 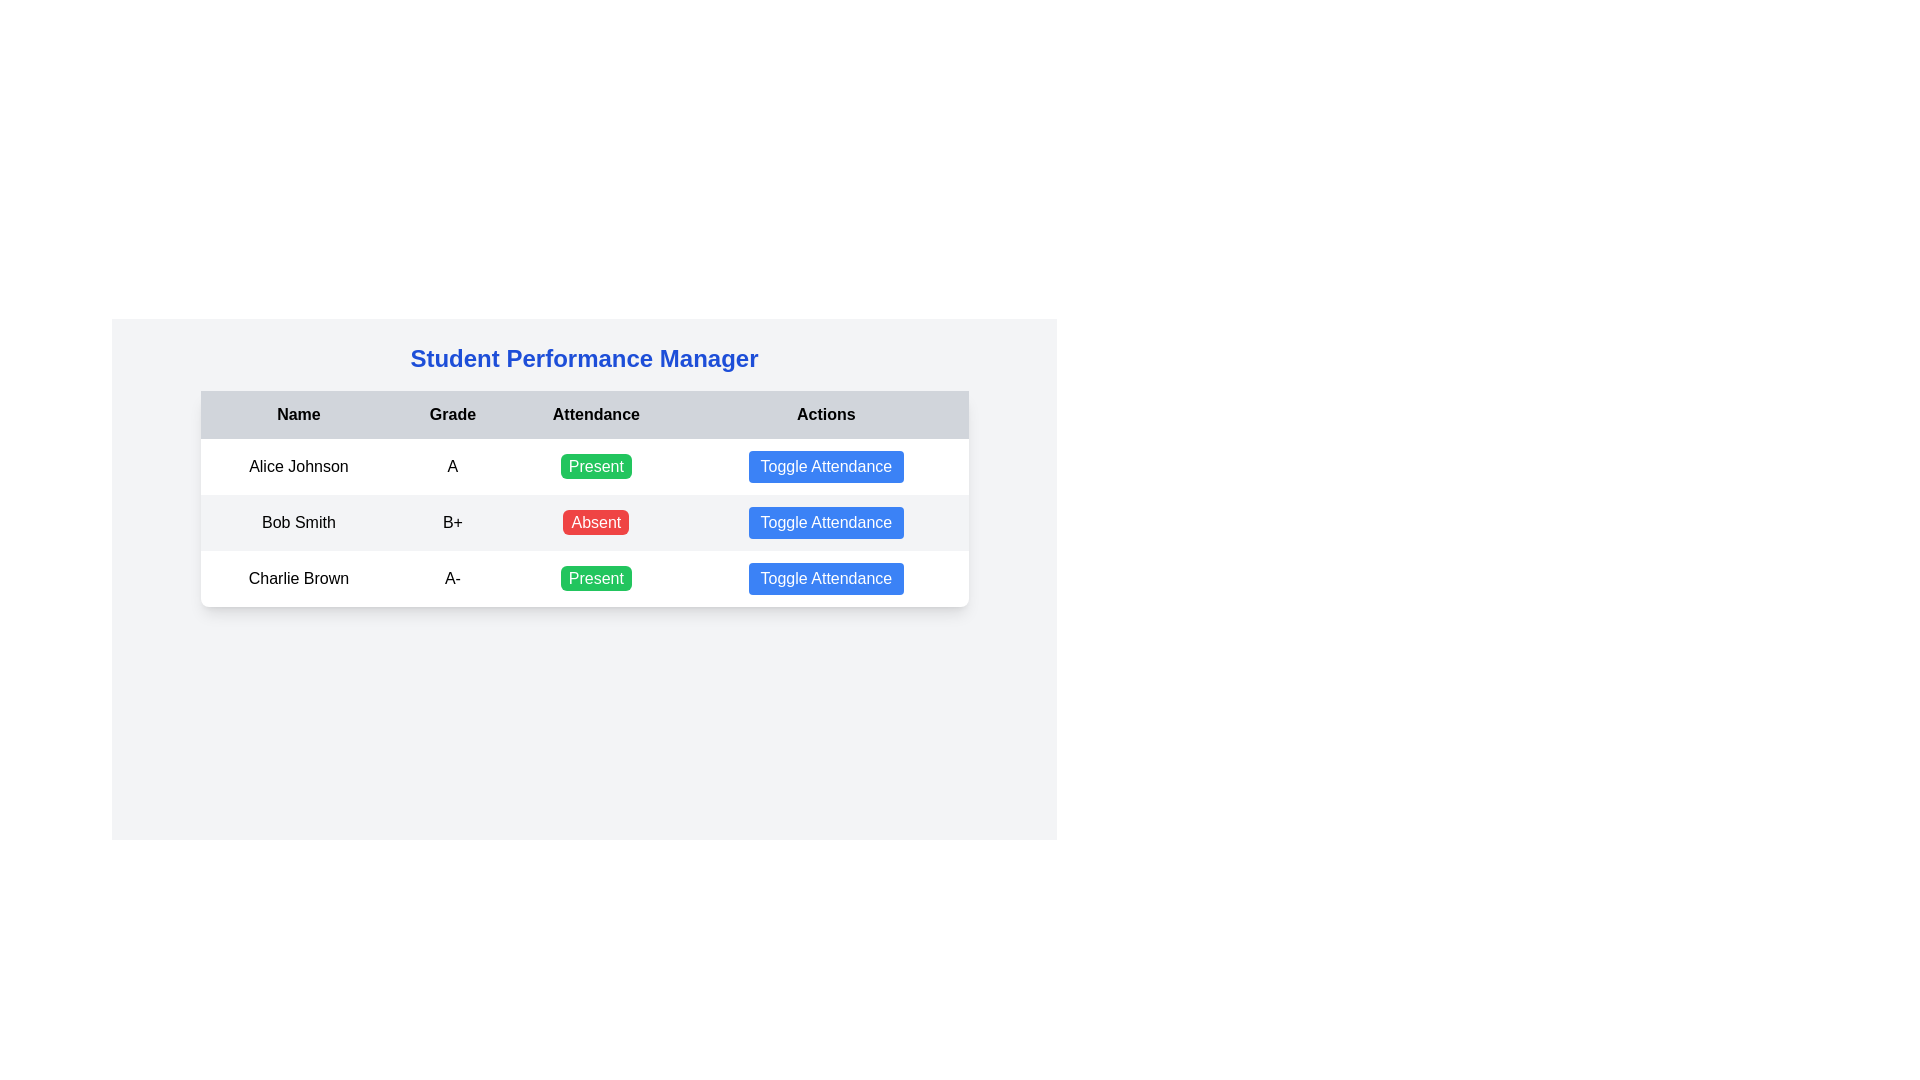 What do you see at coordinates (583, 497) in the screenshot?
I see `the attendance status display for student 'Bob Smith', which shows 'Absent', located in the second row of the table under the 'Attendance' column` at bounding box center [583, 497].